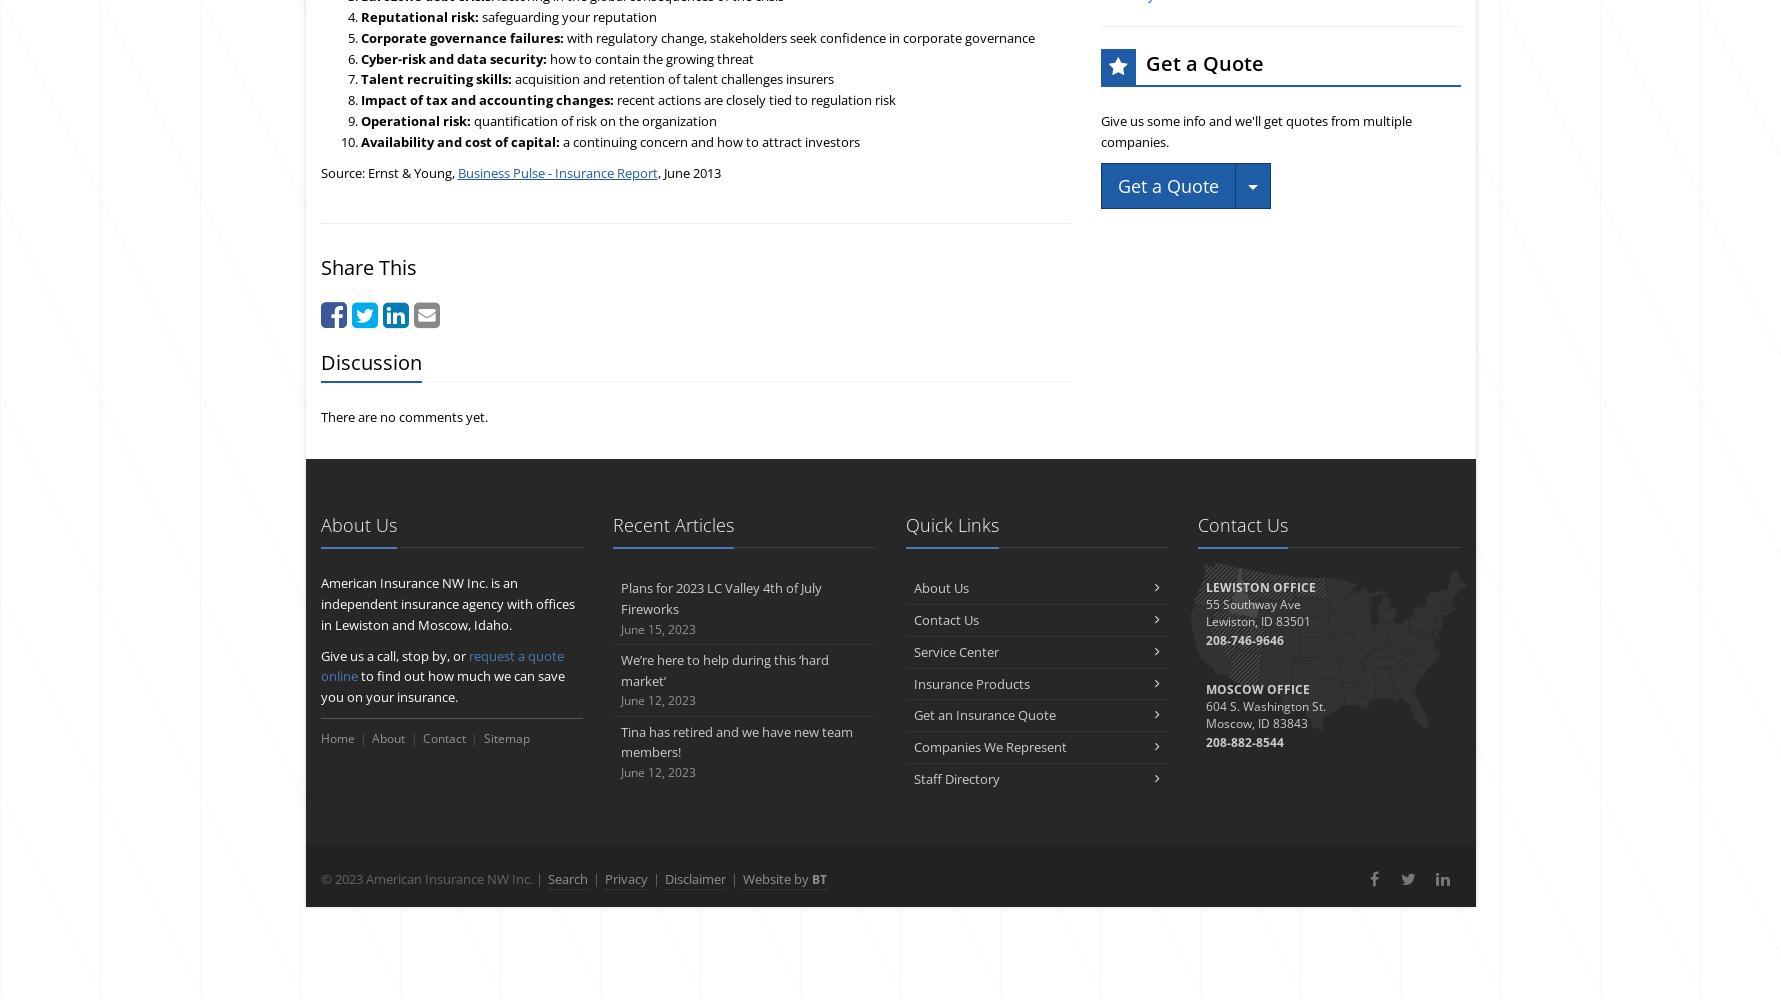  What do you see at coordinates (549, 58) in the screenshot?
I see `'how to contain the growing threat'` at bounding box center [549, 58].